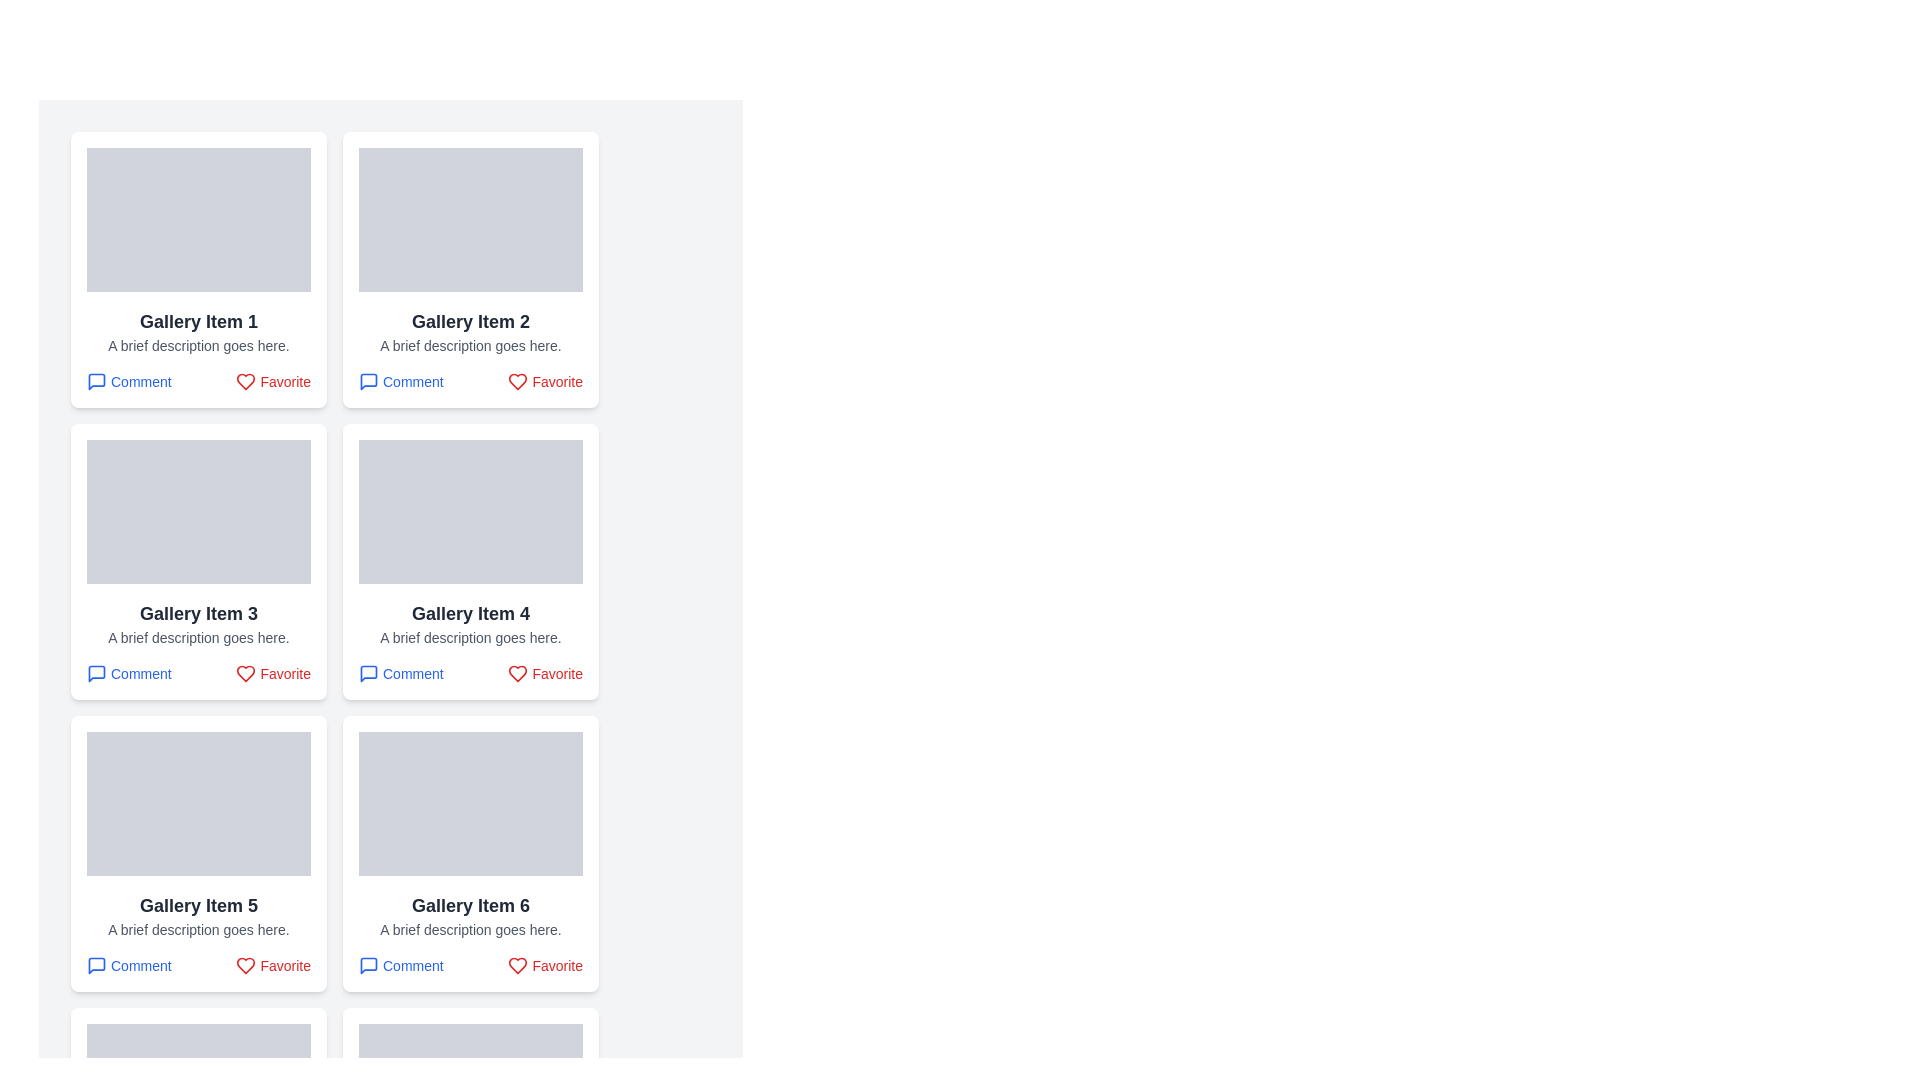 This screenshot has width=1920, height=1080. Describe the element at coordinates (469, 612) in the screenshot. I see `the text label that serves as the title for the gallery item` at that location.